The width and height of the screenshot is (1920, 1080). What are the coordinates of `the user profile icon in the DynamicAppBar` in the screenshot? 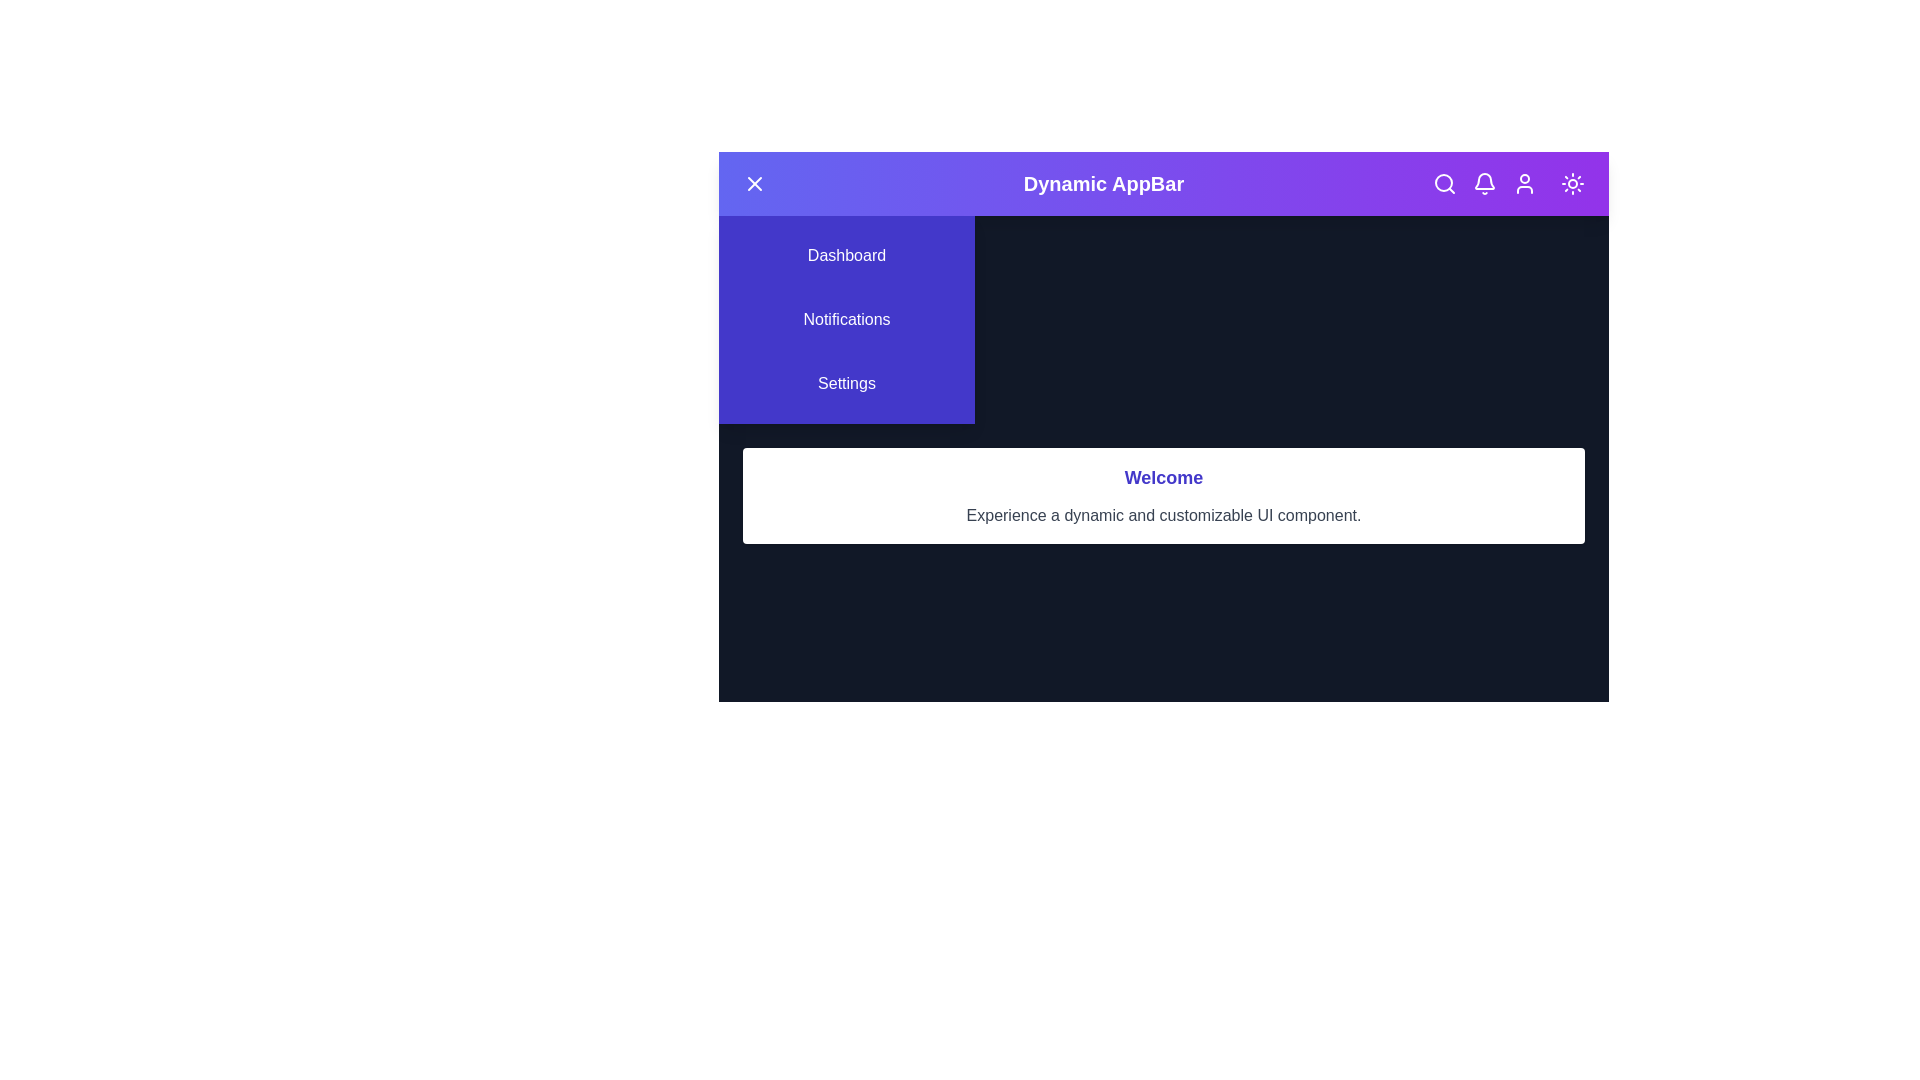 It's located at (1524, 184).